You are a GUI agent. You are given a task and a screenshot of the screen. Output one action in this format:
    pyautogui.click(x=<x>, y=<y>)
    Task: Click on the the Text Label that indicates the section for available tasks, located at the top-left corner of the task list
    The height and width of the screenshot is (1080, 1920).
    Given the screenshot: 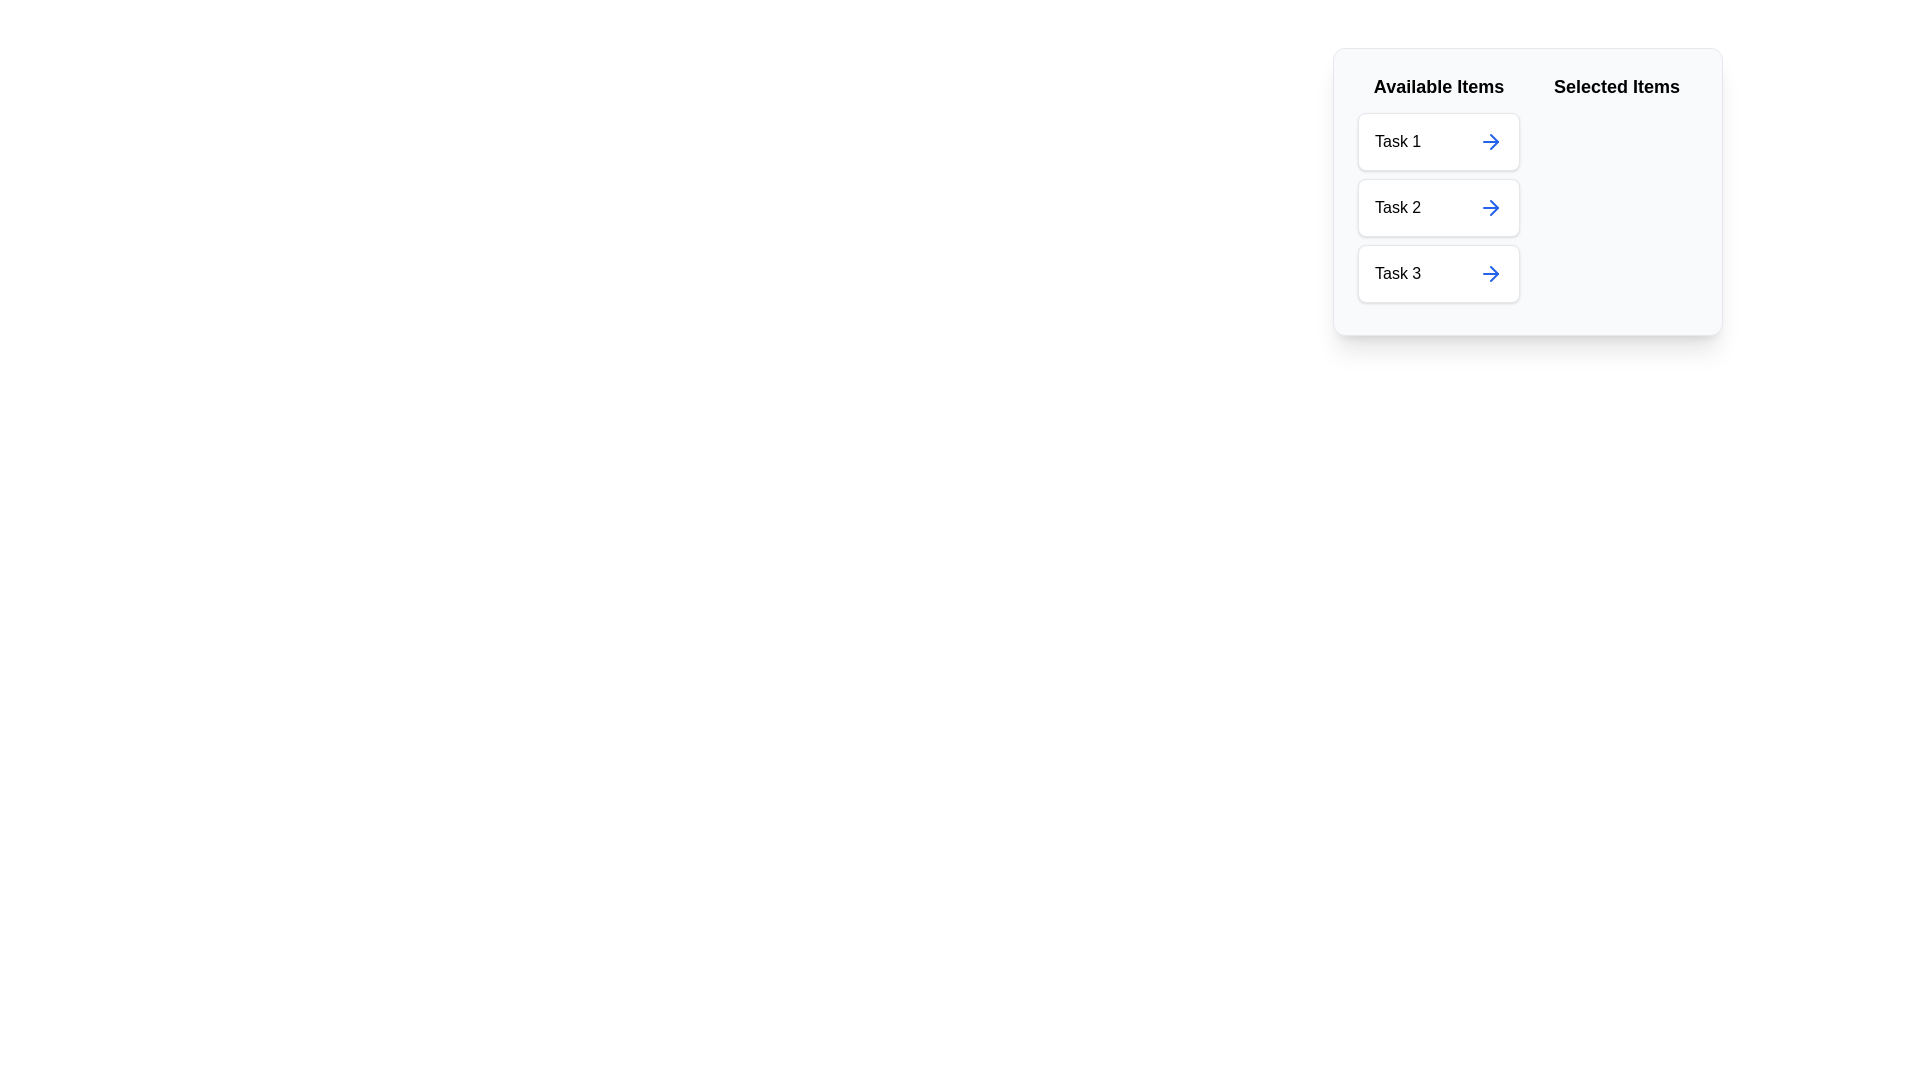 What is the action you would take?
    pyautogui.click(x=1438, y=86)
    